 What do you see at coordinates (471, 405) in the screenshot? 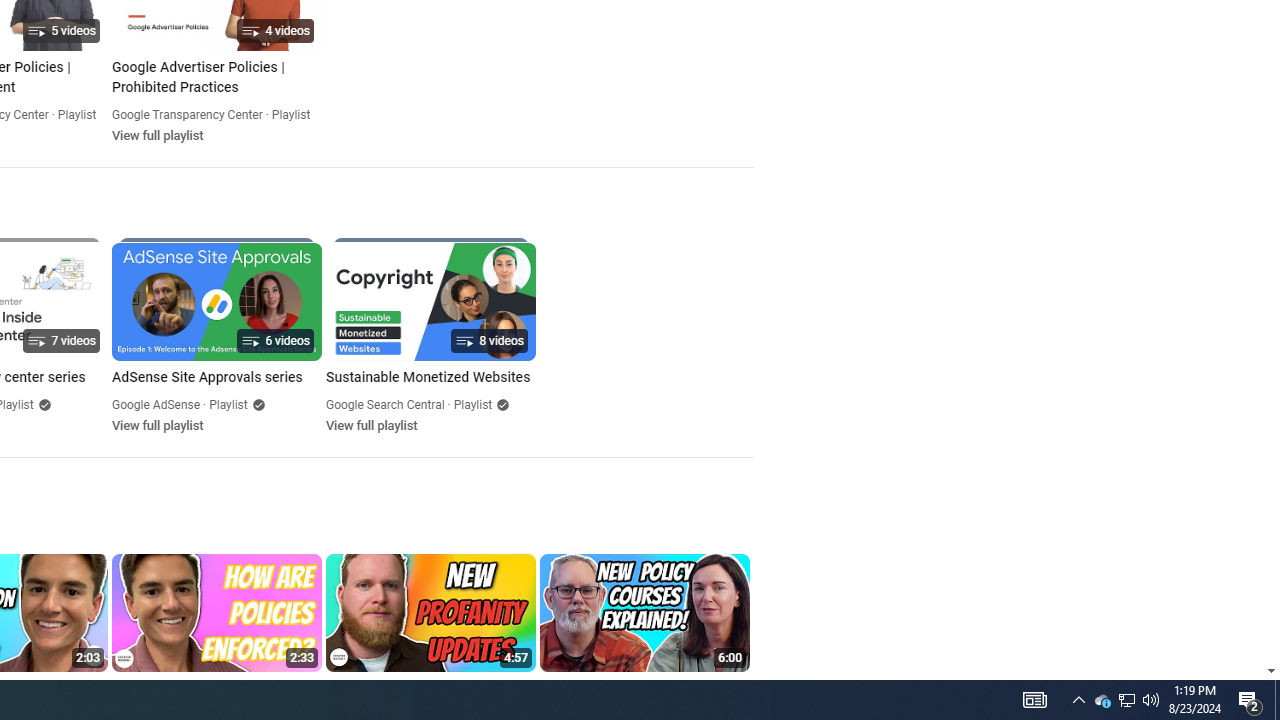
I see `'Playlist'` at bounding box center [471, 405].